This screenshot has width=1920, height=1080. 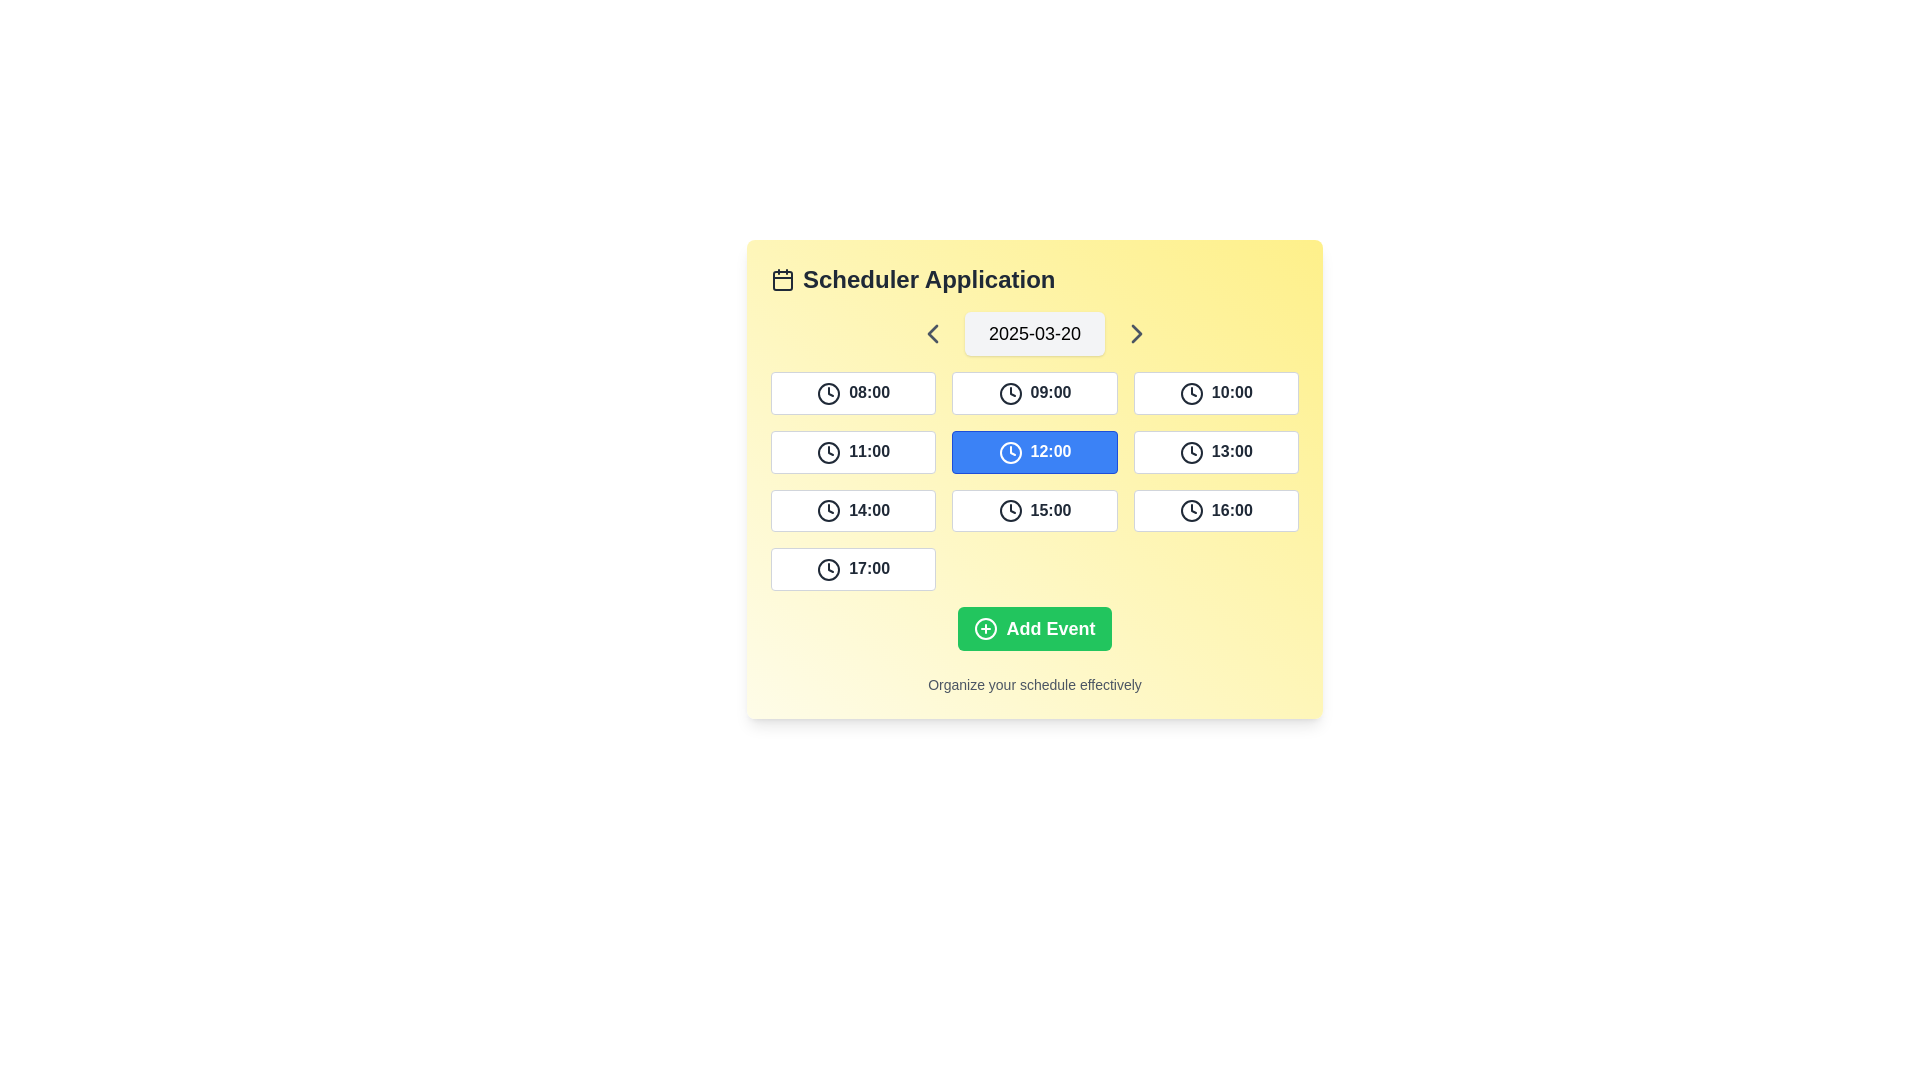 What do you see at coordinates (1035, 684) in the screenshot?
I see `the static text label that displays 'Organize your schedule effectively', which is centered horizontally at the bottom of a box with a yellow gradient background` at bounding box center [1035, 684].